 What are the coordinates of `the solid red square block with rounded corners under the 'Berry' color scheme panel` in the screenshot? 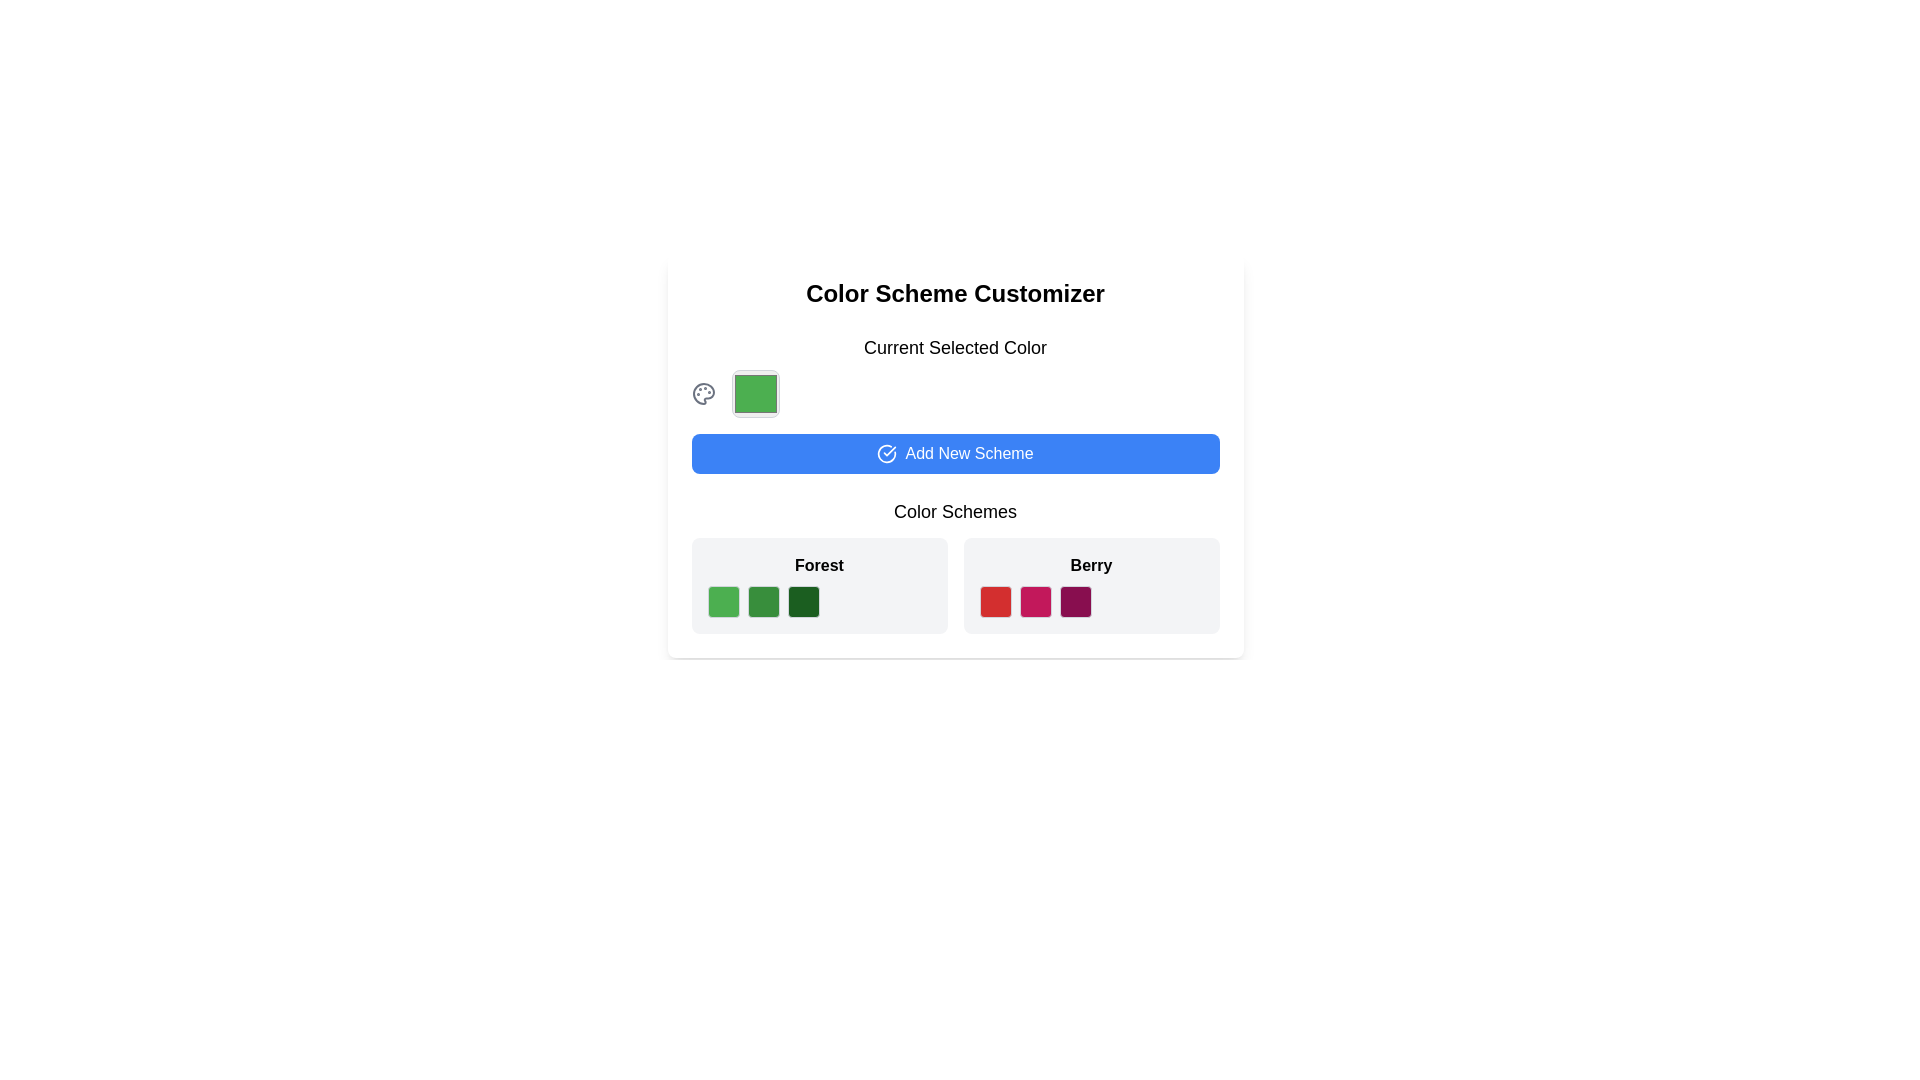 It's located at (995, 600).